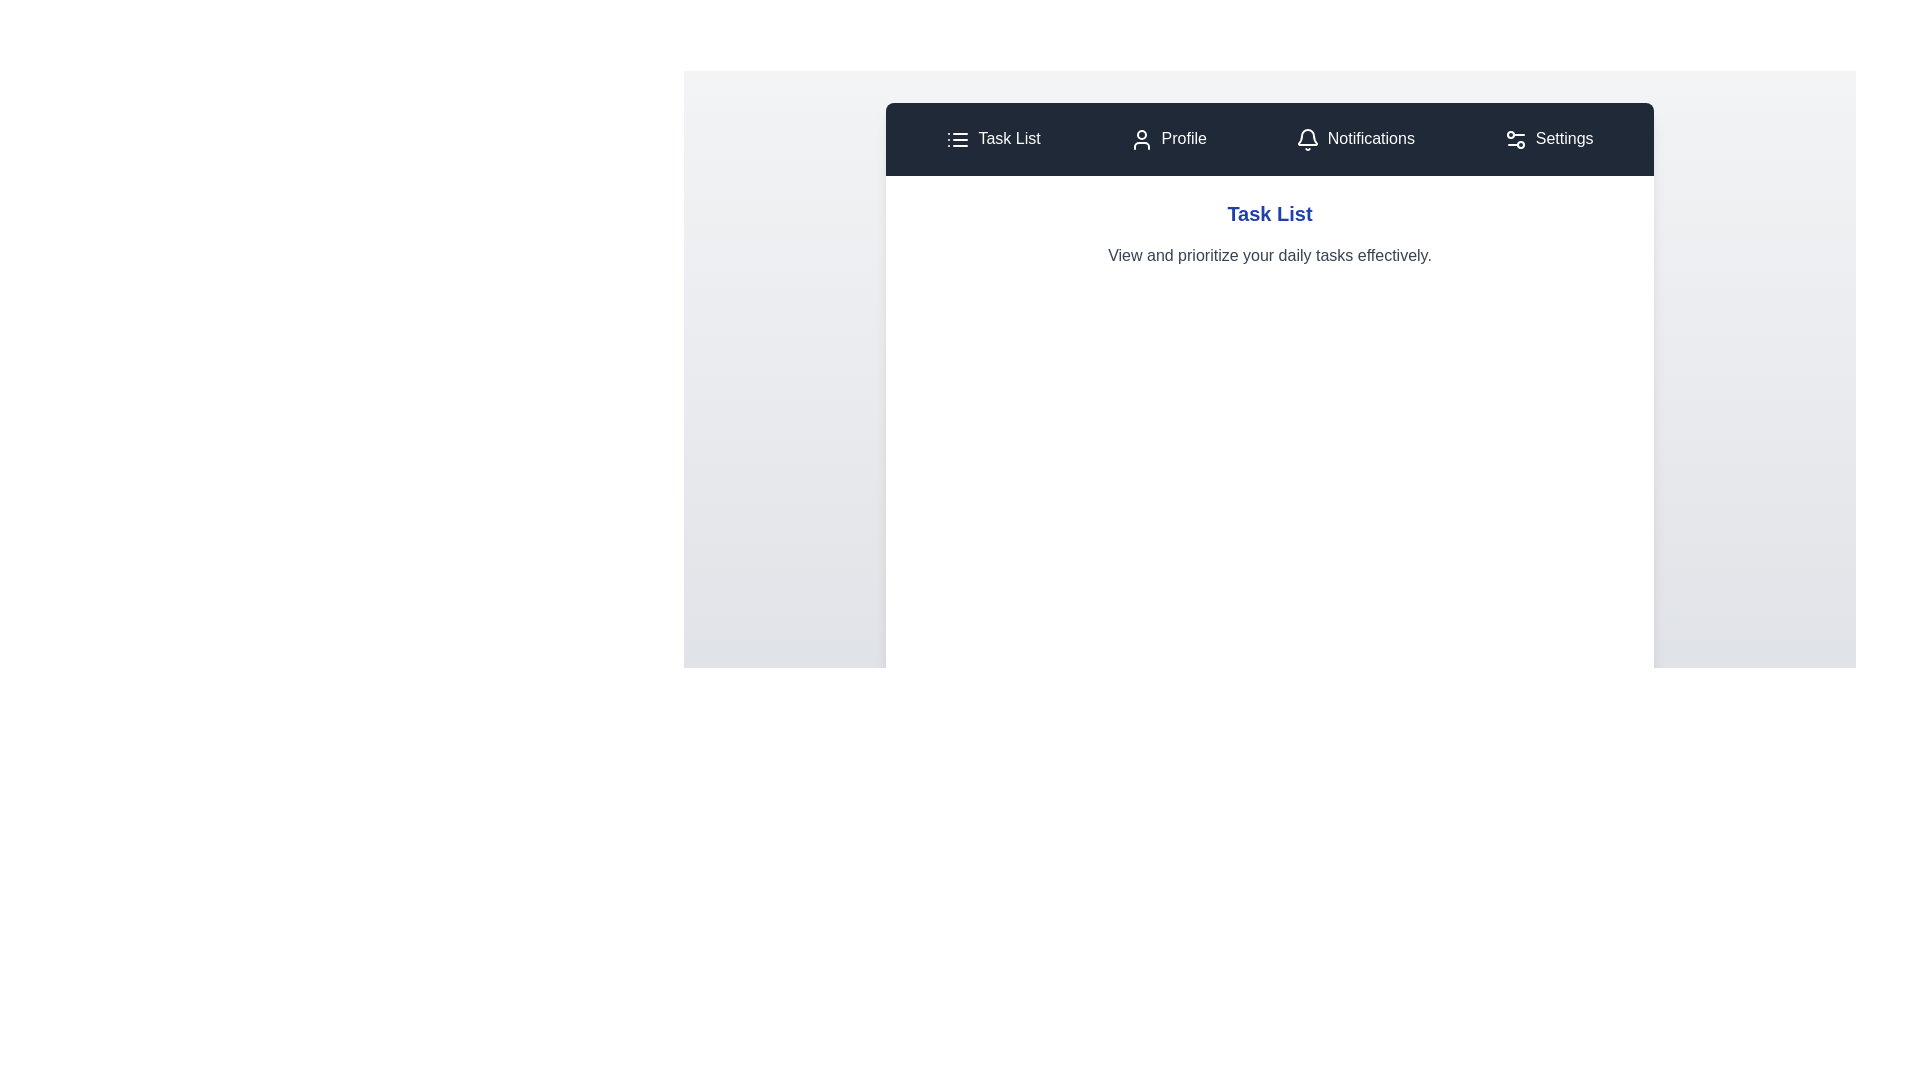  What do you see at coordinates (1547, 138) in the screenshot?
I see `the tab labeled Settings` at bounding box center [1547, 138].